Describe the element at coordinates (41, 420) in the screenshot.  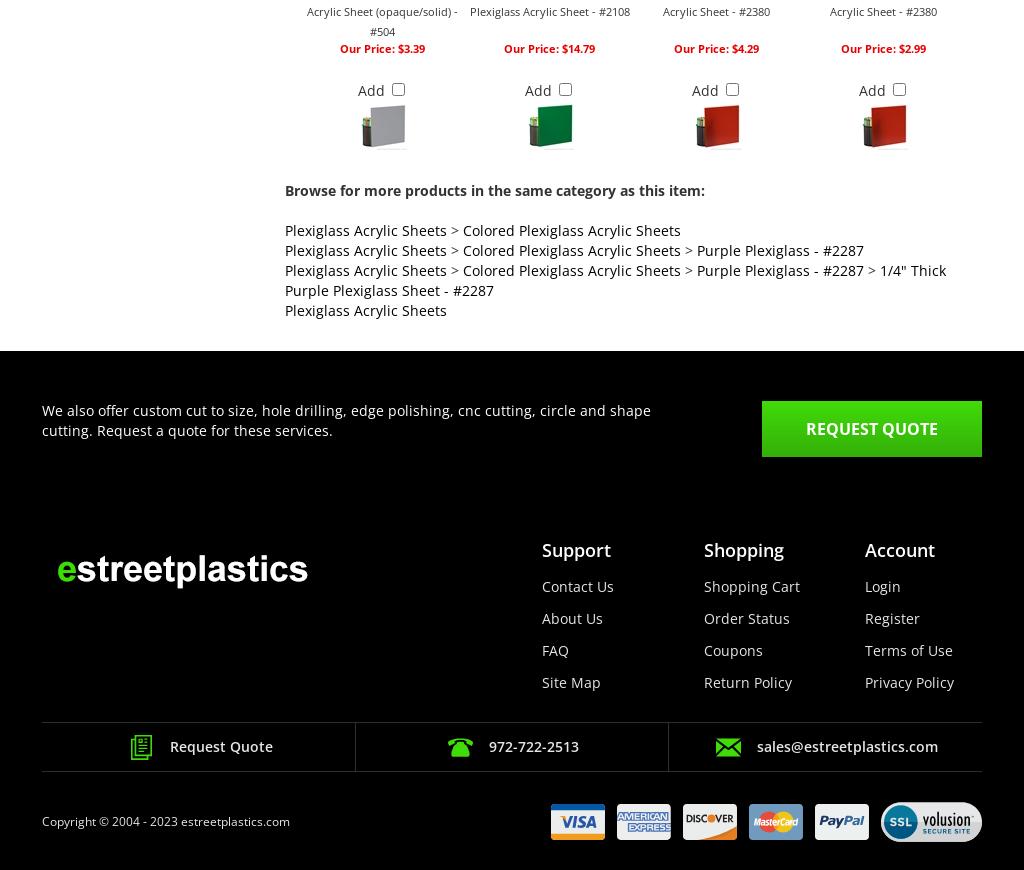
I see `'We also offer custom cut to size, hole drilling, edge polishing, cnc cutting, circle and shape cutting.  Request a quote for these services.'` at that location.